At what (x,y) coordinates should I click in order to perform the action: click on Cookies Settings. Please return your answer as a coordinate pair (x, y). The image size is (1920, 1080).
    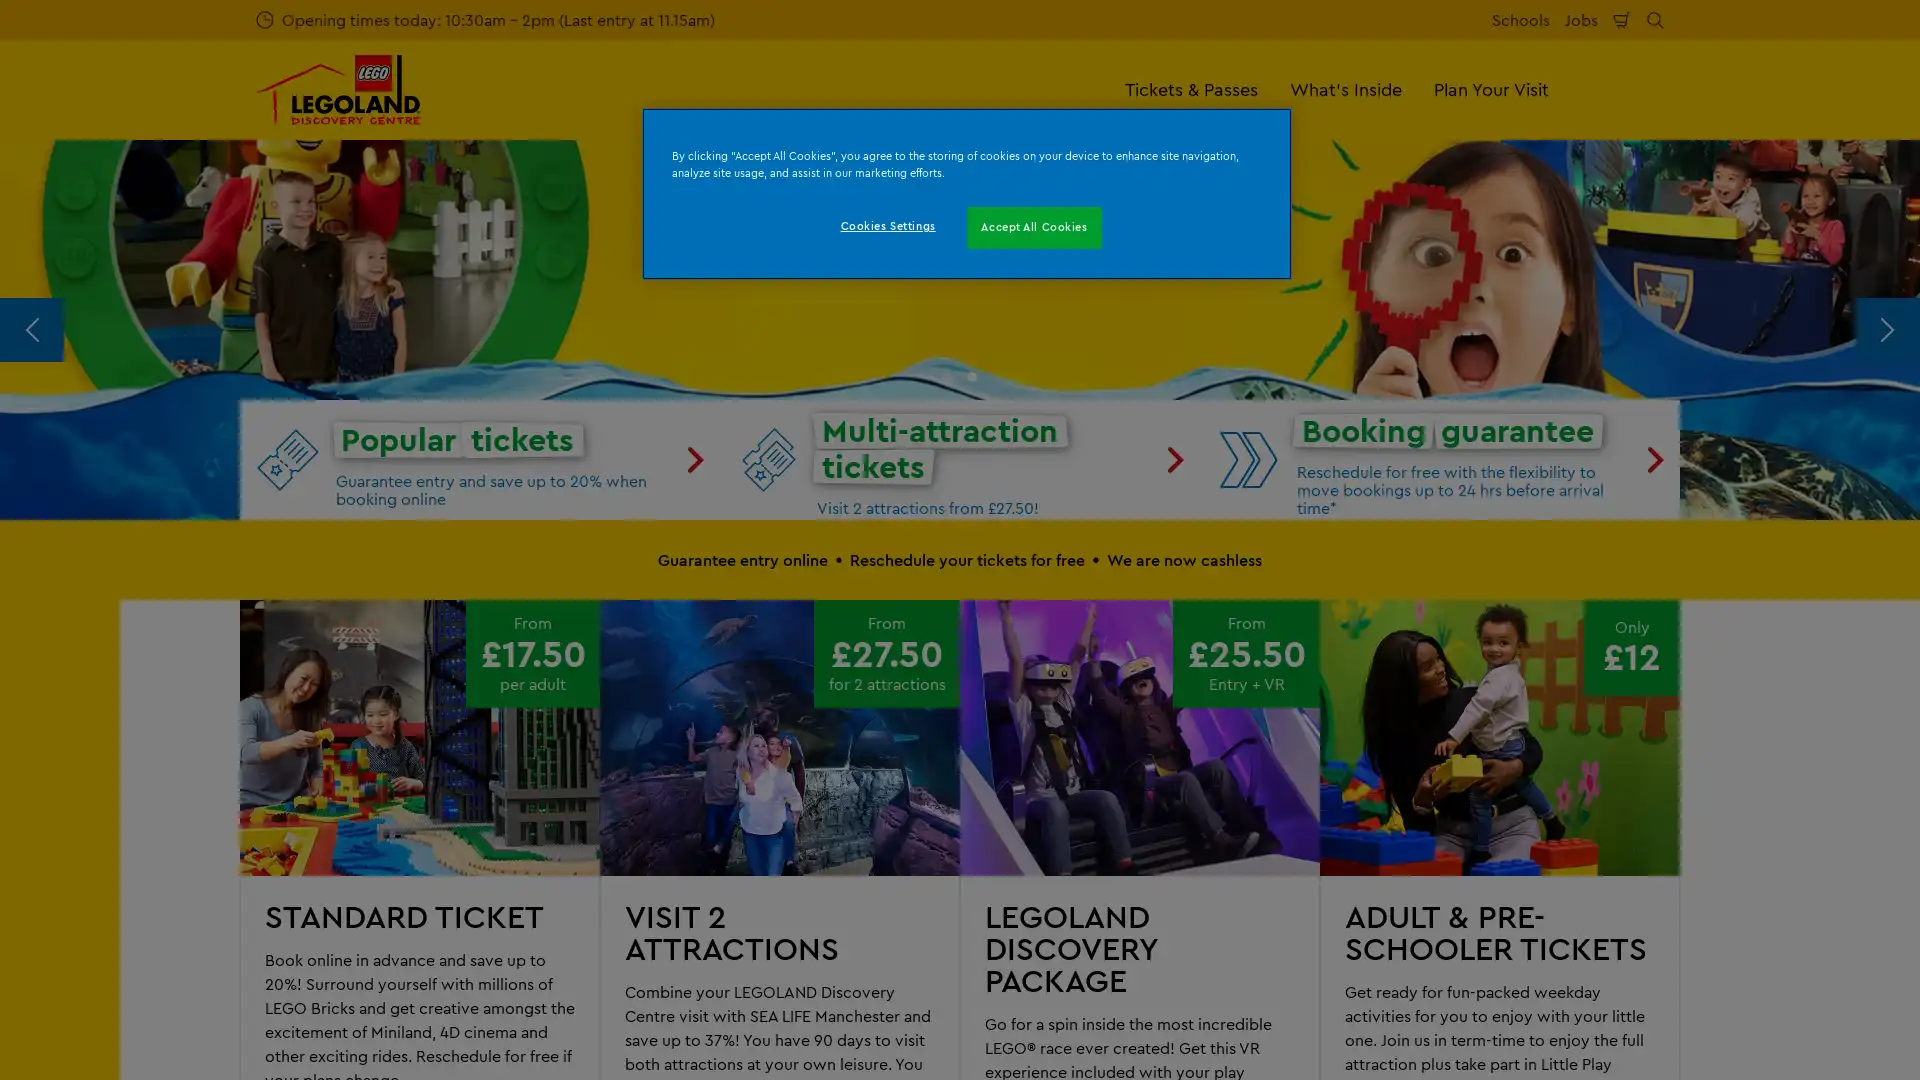
    Looking at the image, I should click on (886, 226).